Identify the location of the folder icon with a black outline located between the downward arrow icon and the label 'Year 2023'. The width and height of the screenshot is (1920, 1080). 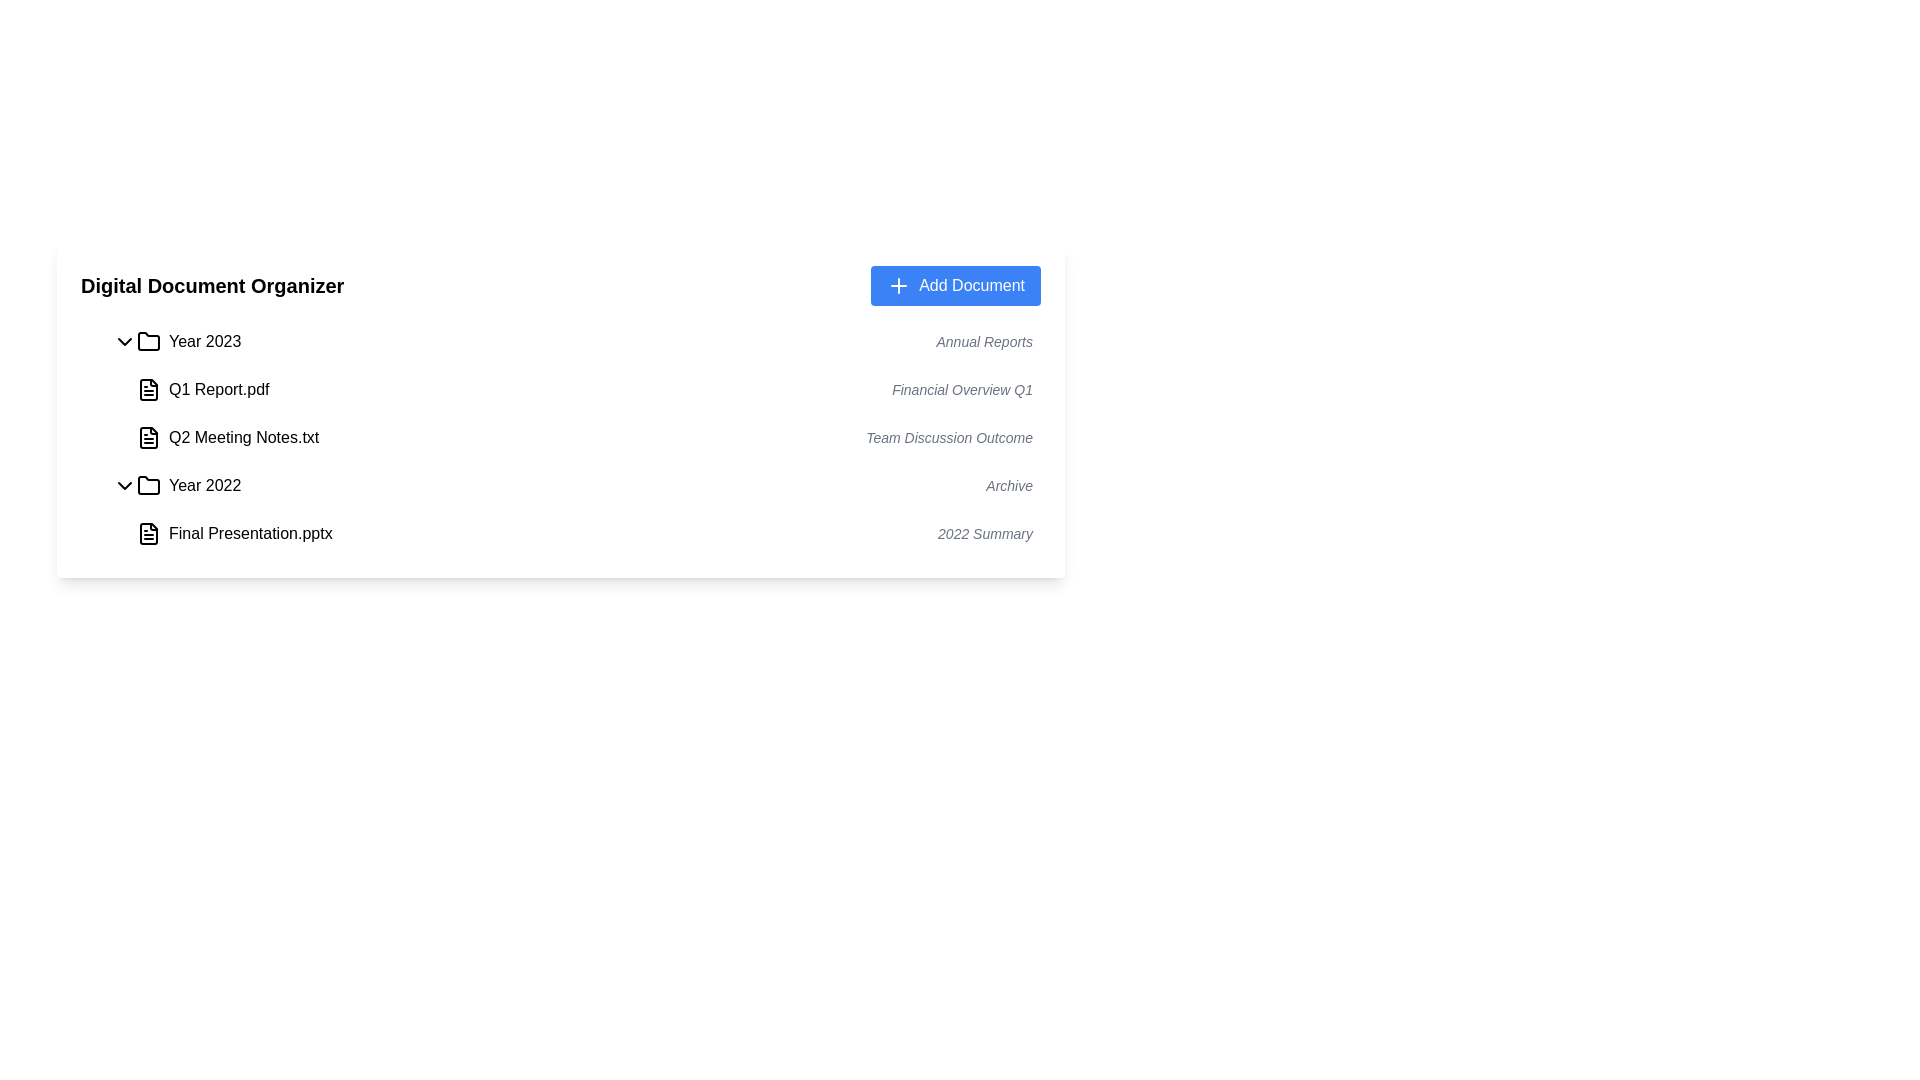
(147, 341).